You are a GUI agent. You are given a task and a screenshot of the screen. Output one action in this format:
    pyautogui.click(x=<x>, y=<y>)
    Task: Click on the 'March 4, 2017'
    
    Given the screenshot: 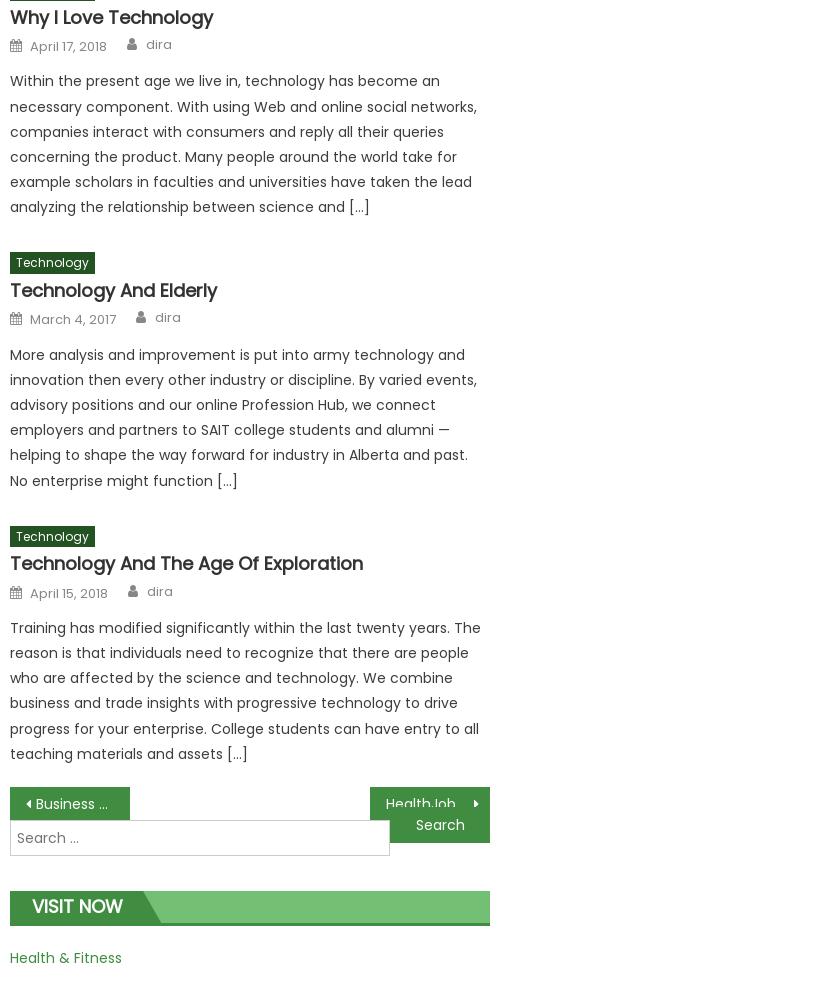 What is the action you would take?
    pyautogui.click(x=71, y=319)
    